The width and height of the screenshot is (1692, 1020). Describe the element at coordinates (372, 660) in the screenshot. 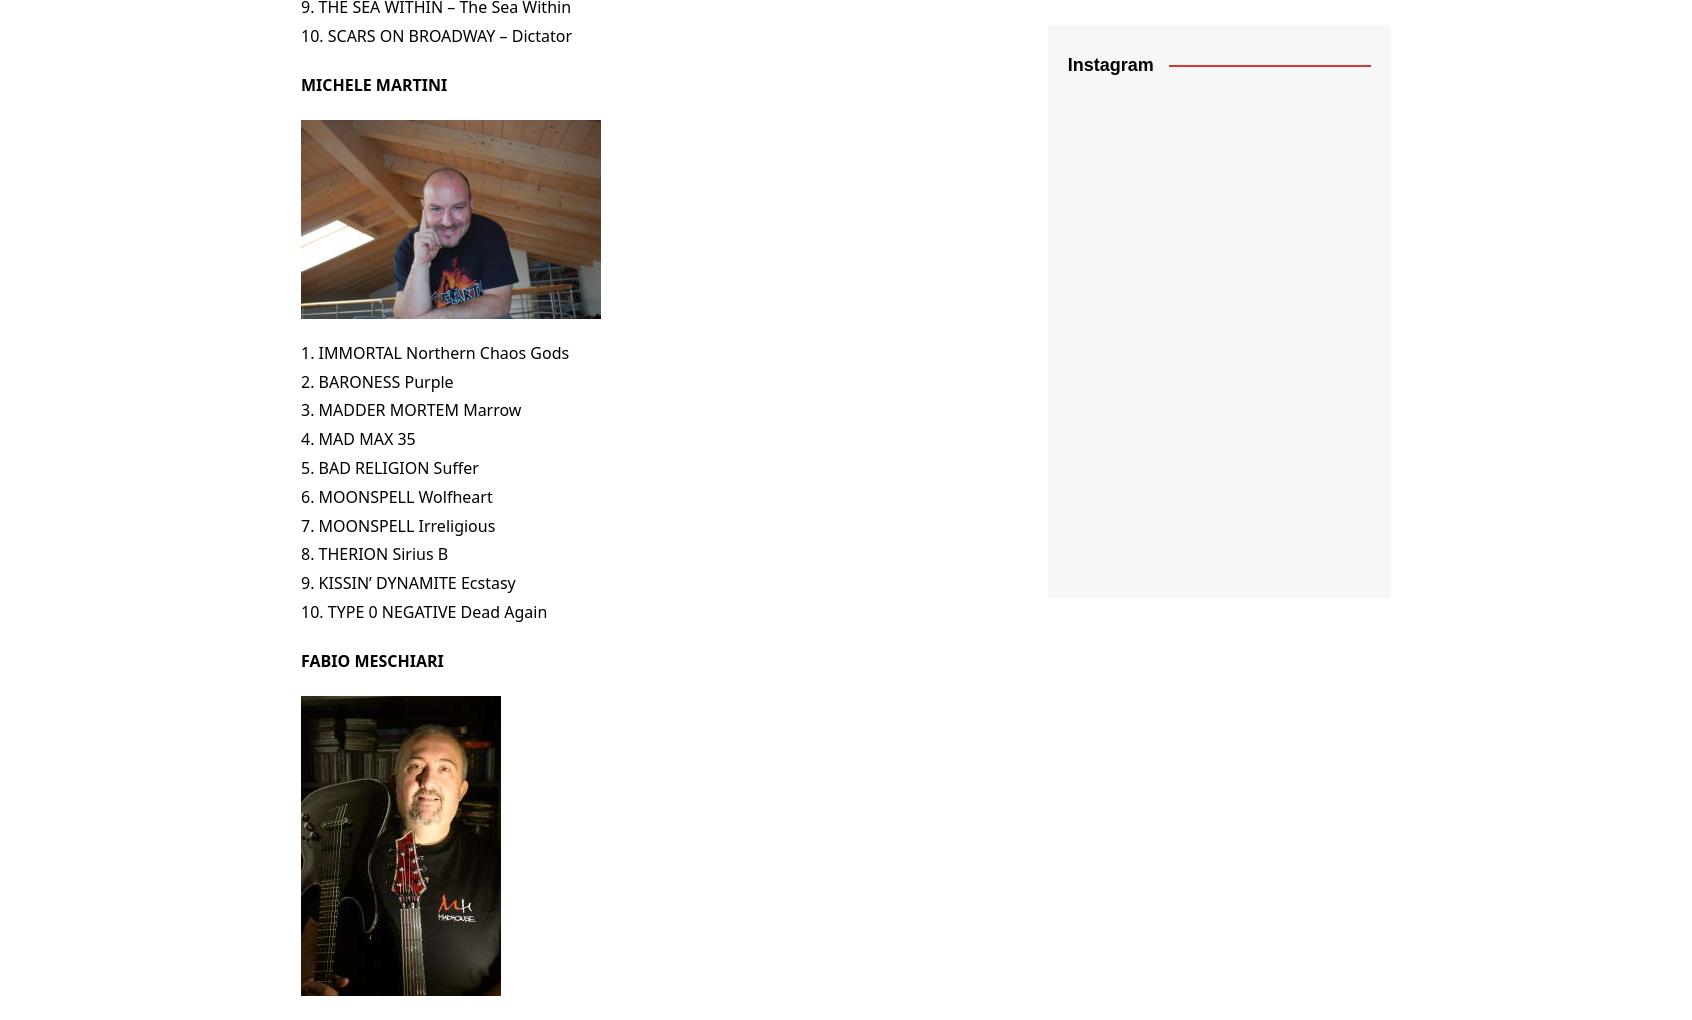

I see `'FABIO MESCHIARI'` at that location.